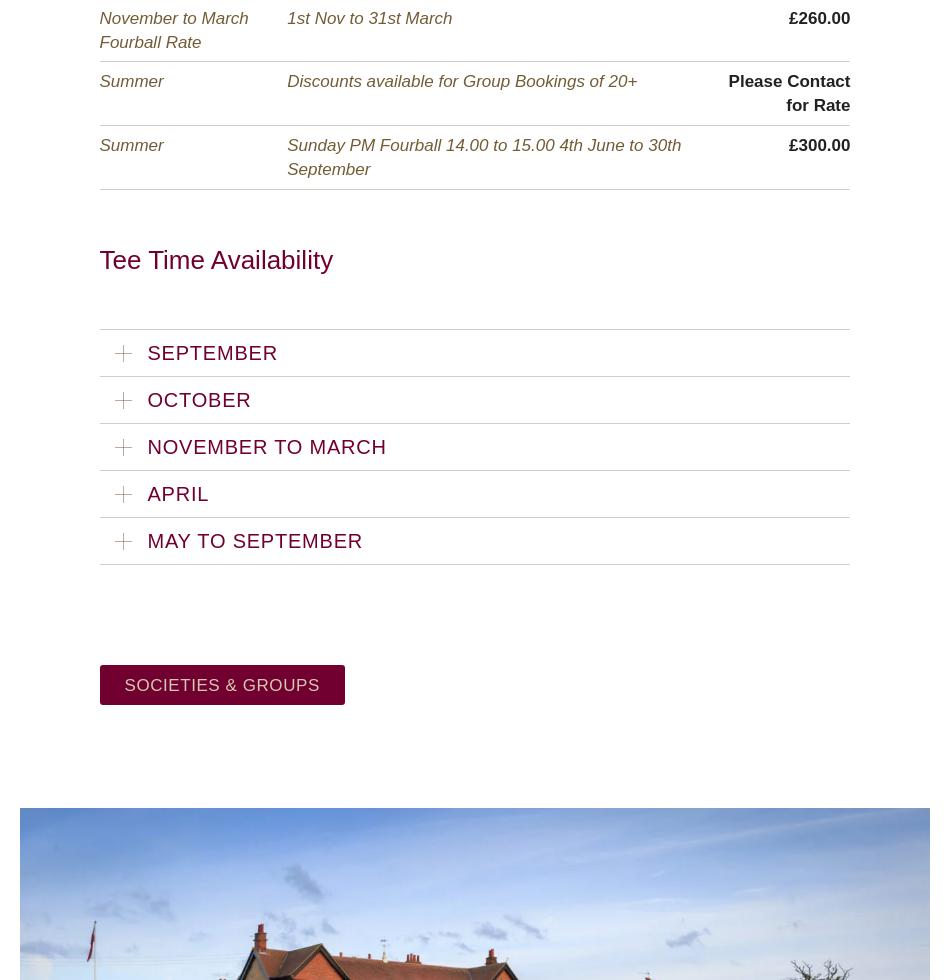  What do you see at coordinates (146, 540) in the screenshot?
I see `'May to September'` at bounding box center [146, 540].